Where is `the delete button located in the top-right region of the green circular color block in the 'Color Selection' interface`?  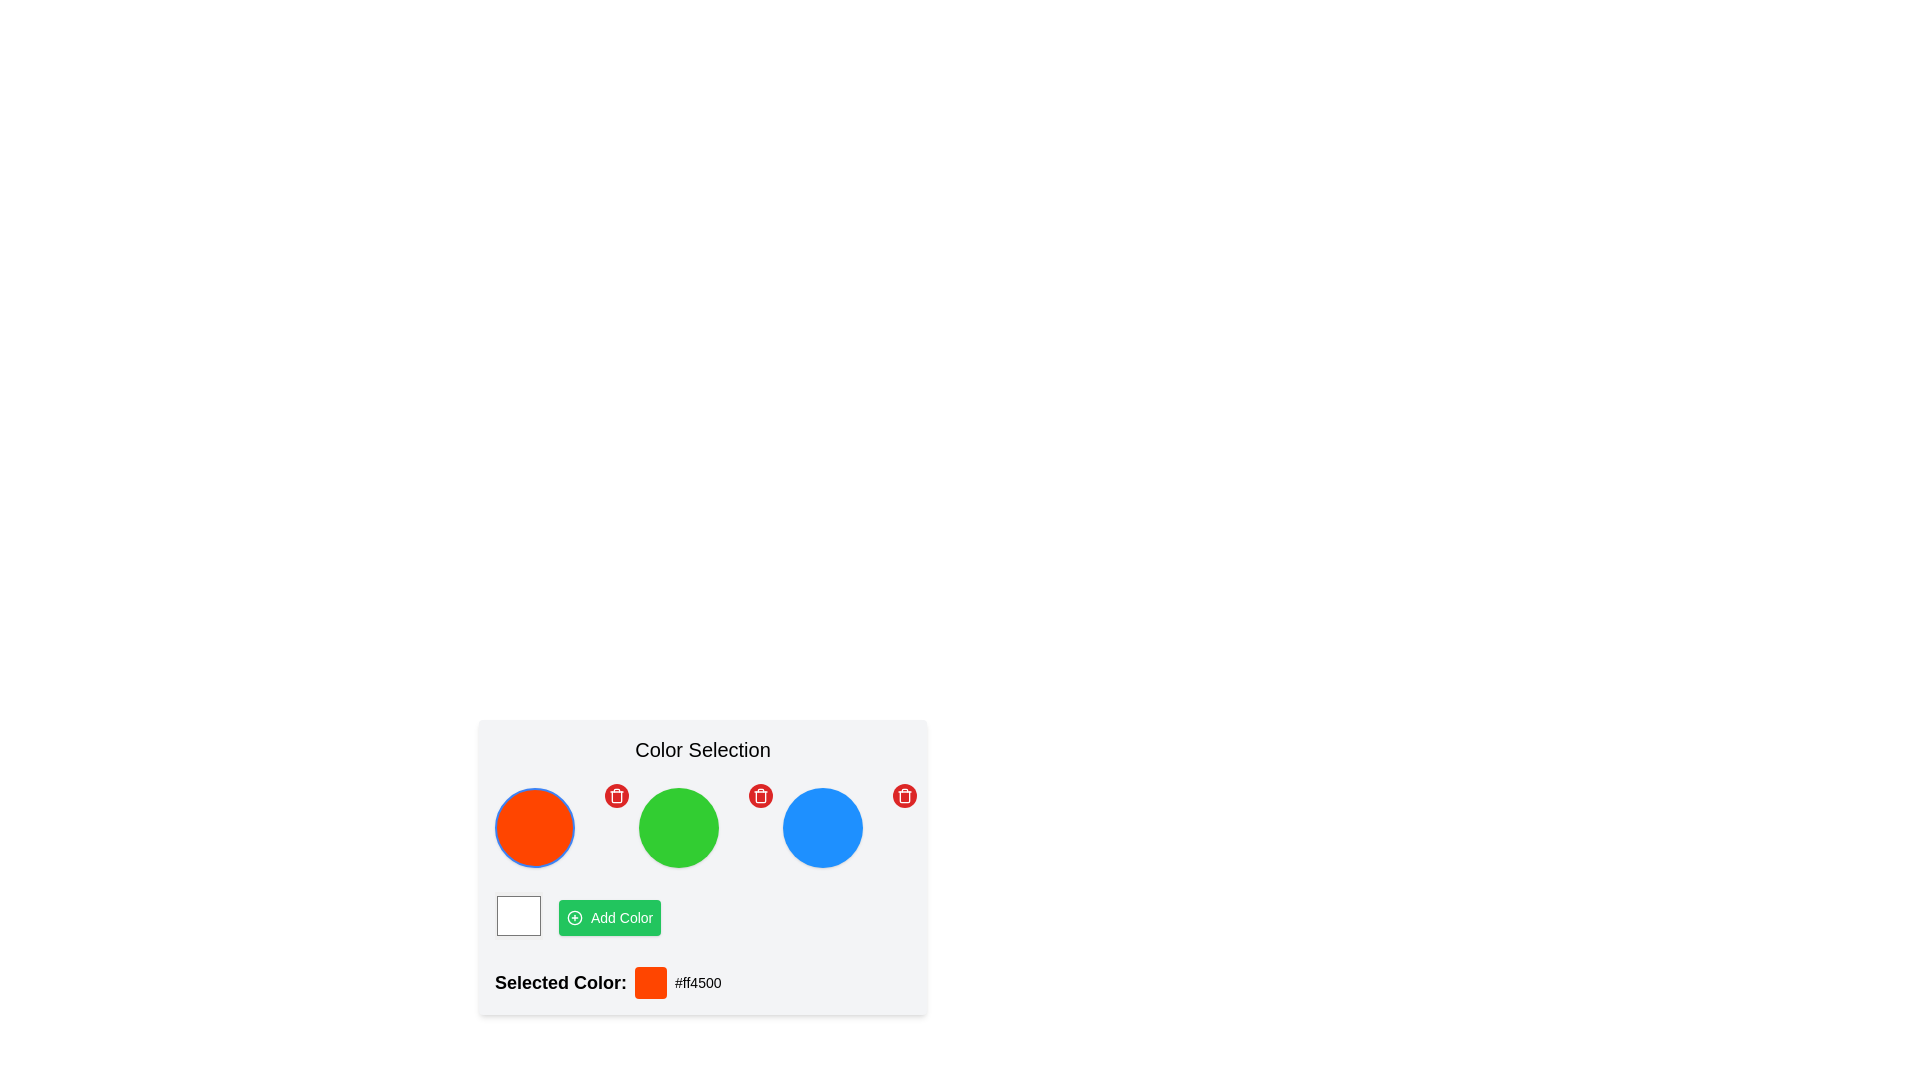 the delete button located in the top-right region of the green circular color block in the 'Color Selection' interface is located at coordinates (760, 794).